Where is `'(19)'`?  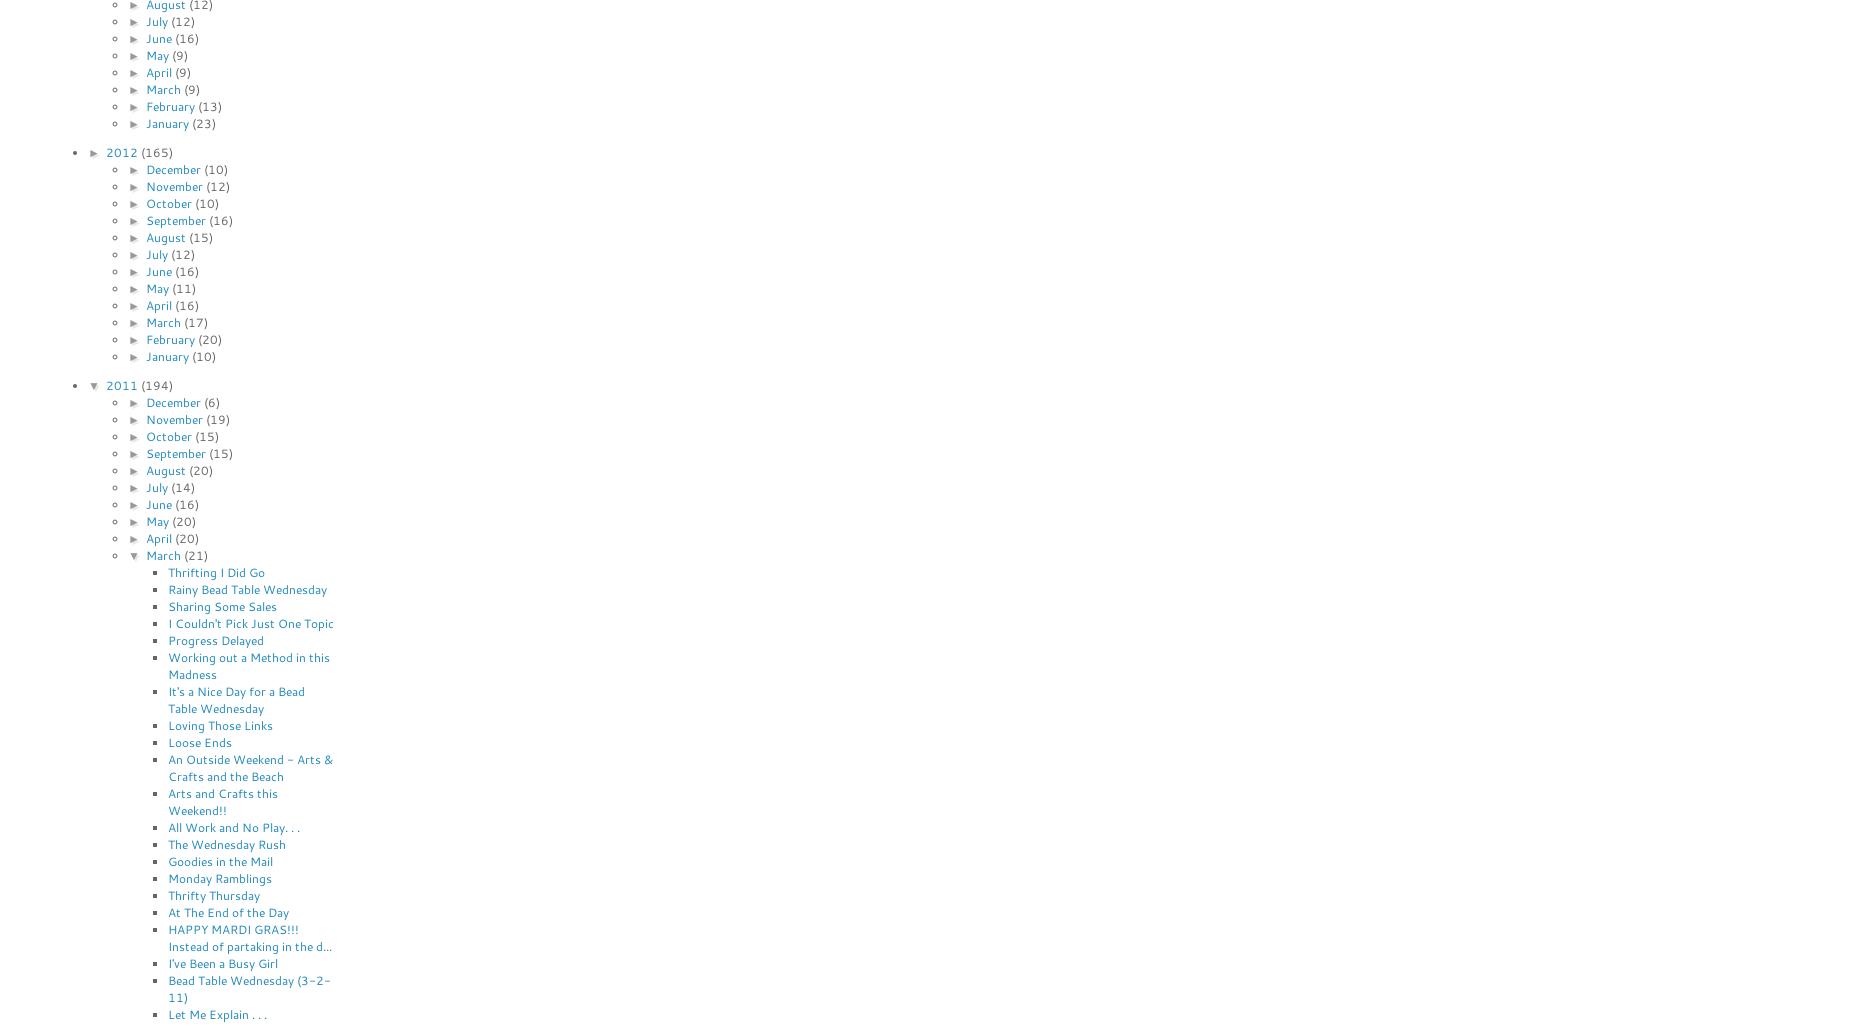
'(19)' is located at coordinates (216, 418).